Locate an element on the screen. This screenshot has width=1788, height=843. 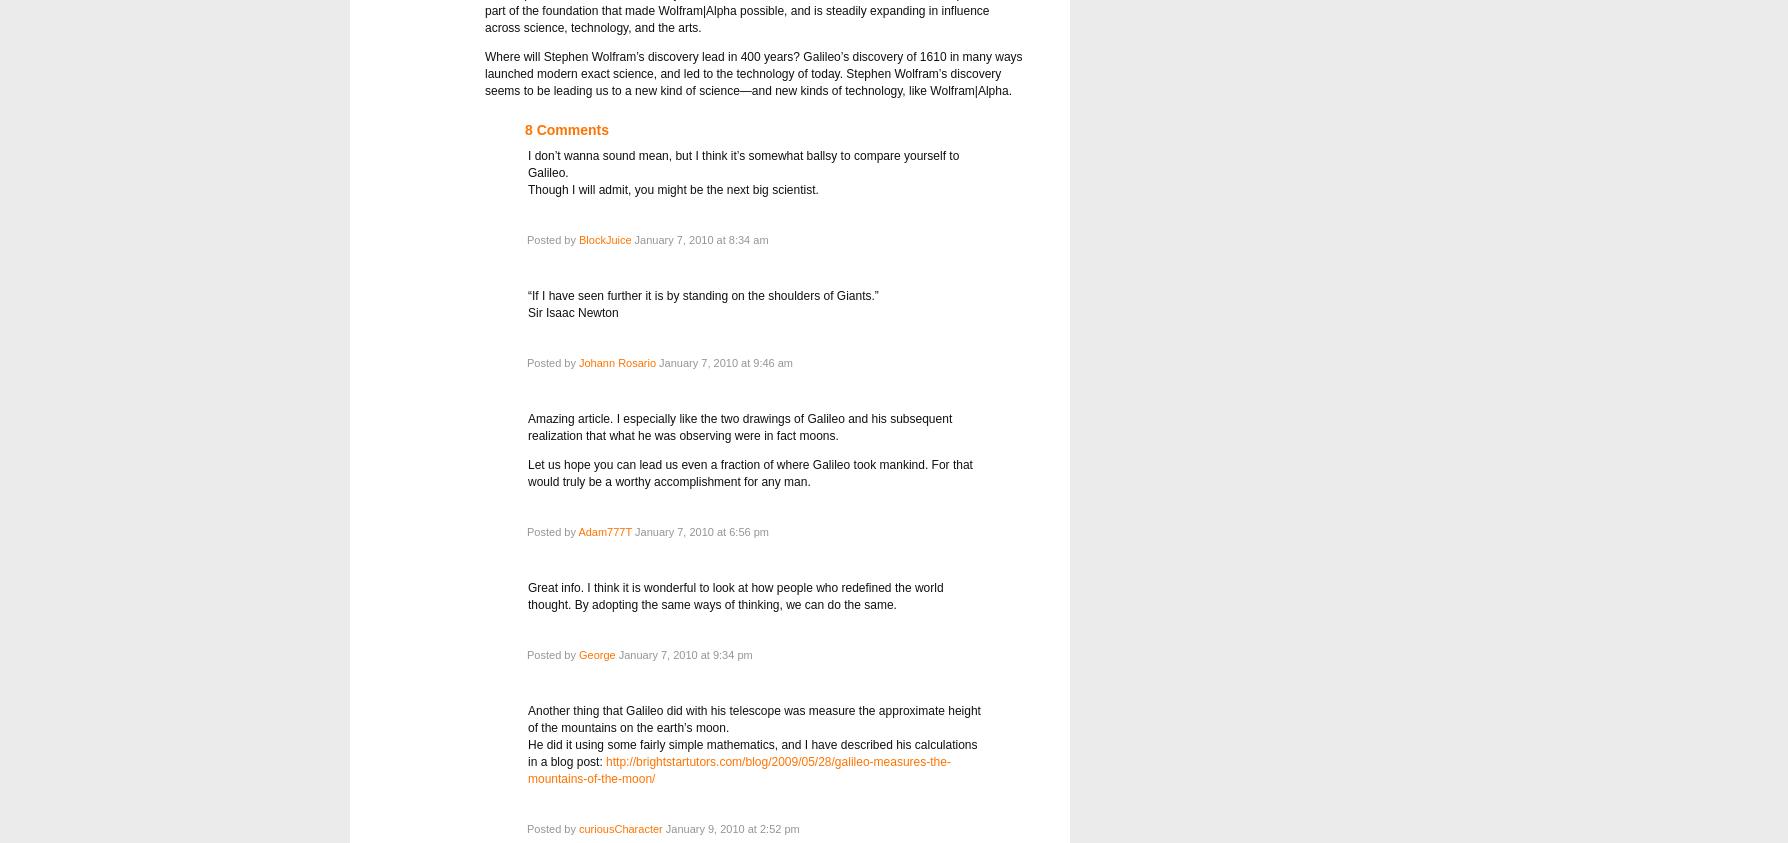
'Where will Stephen Wolfram’s discovery lead in 400 years?  Galileo’s discovery of 1610 in many ways launched modern exact science, and led to the technology of today.  Stephen Wolfram’s discovery seems to be leading us to a new kind of science—and new kinds of technology, like Wolfram|Alpha.' is located at coordinates (752, 73).